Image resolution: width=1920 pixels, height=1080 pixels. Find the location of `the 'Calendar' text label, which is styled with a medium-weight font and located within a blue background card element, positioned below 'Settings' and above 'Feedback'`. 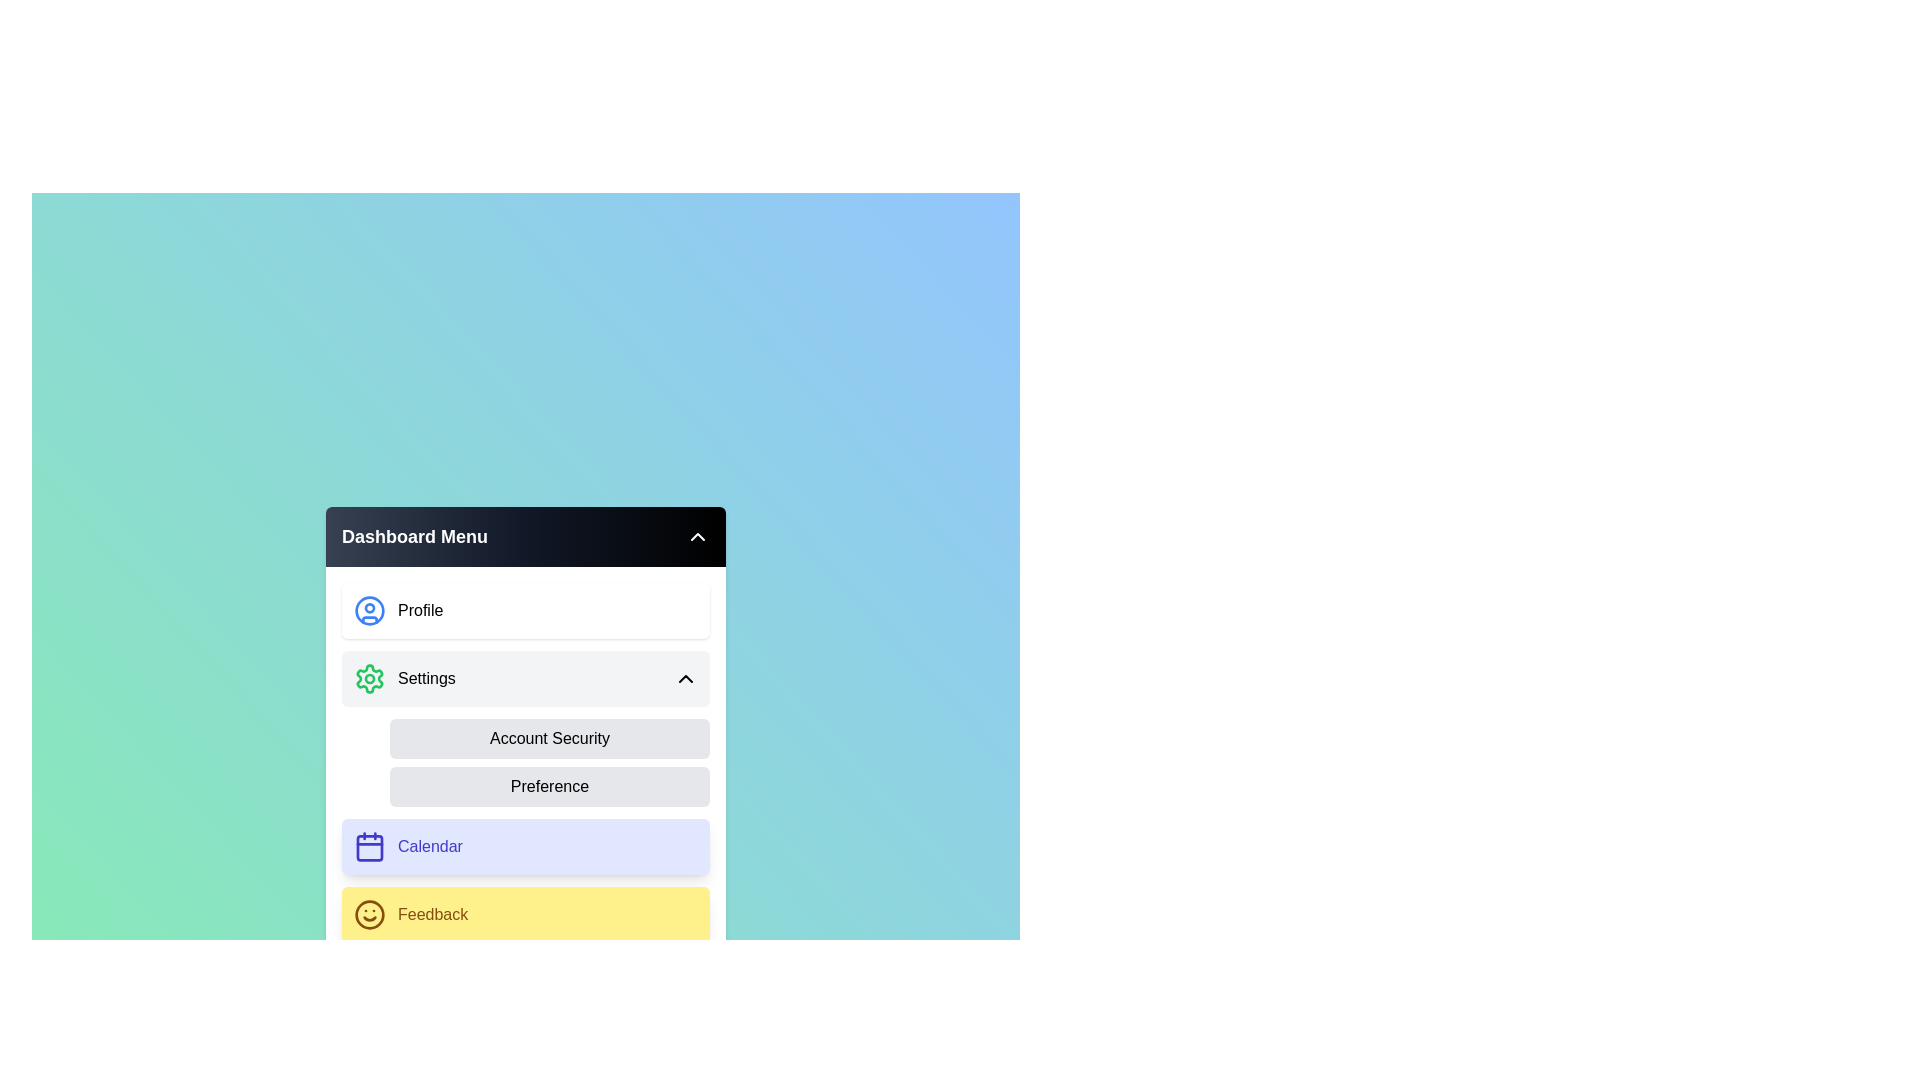

the 'Calendar' text label, which is styled with a medium-weight font and located within a blue background card element, positioned below 'Settings' and above 'Feedback' is located at coordinates (429, 847).